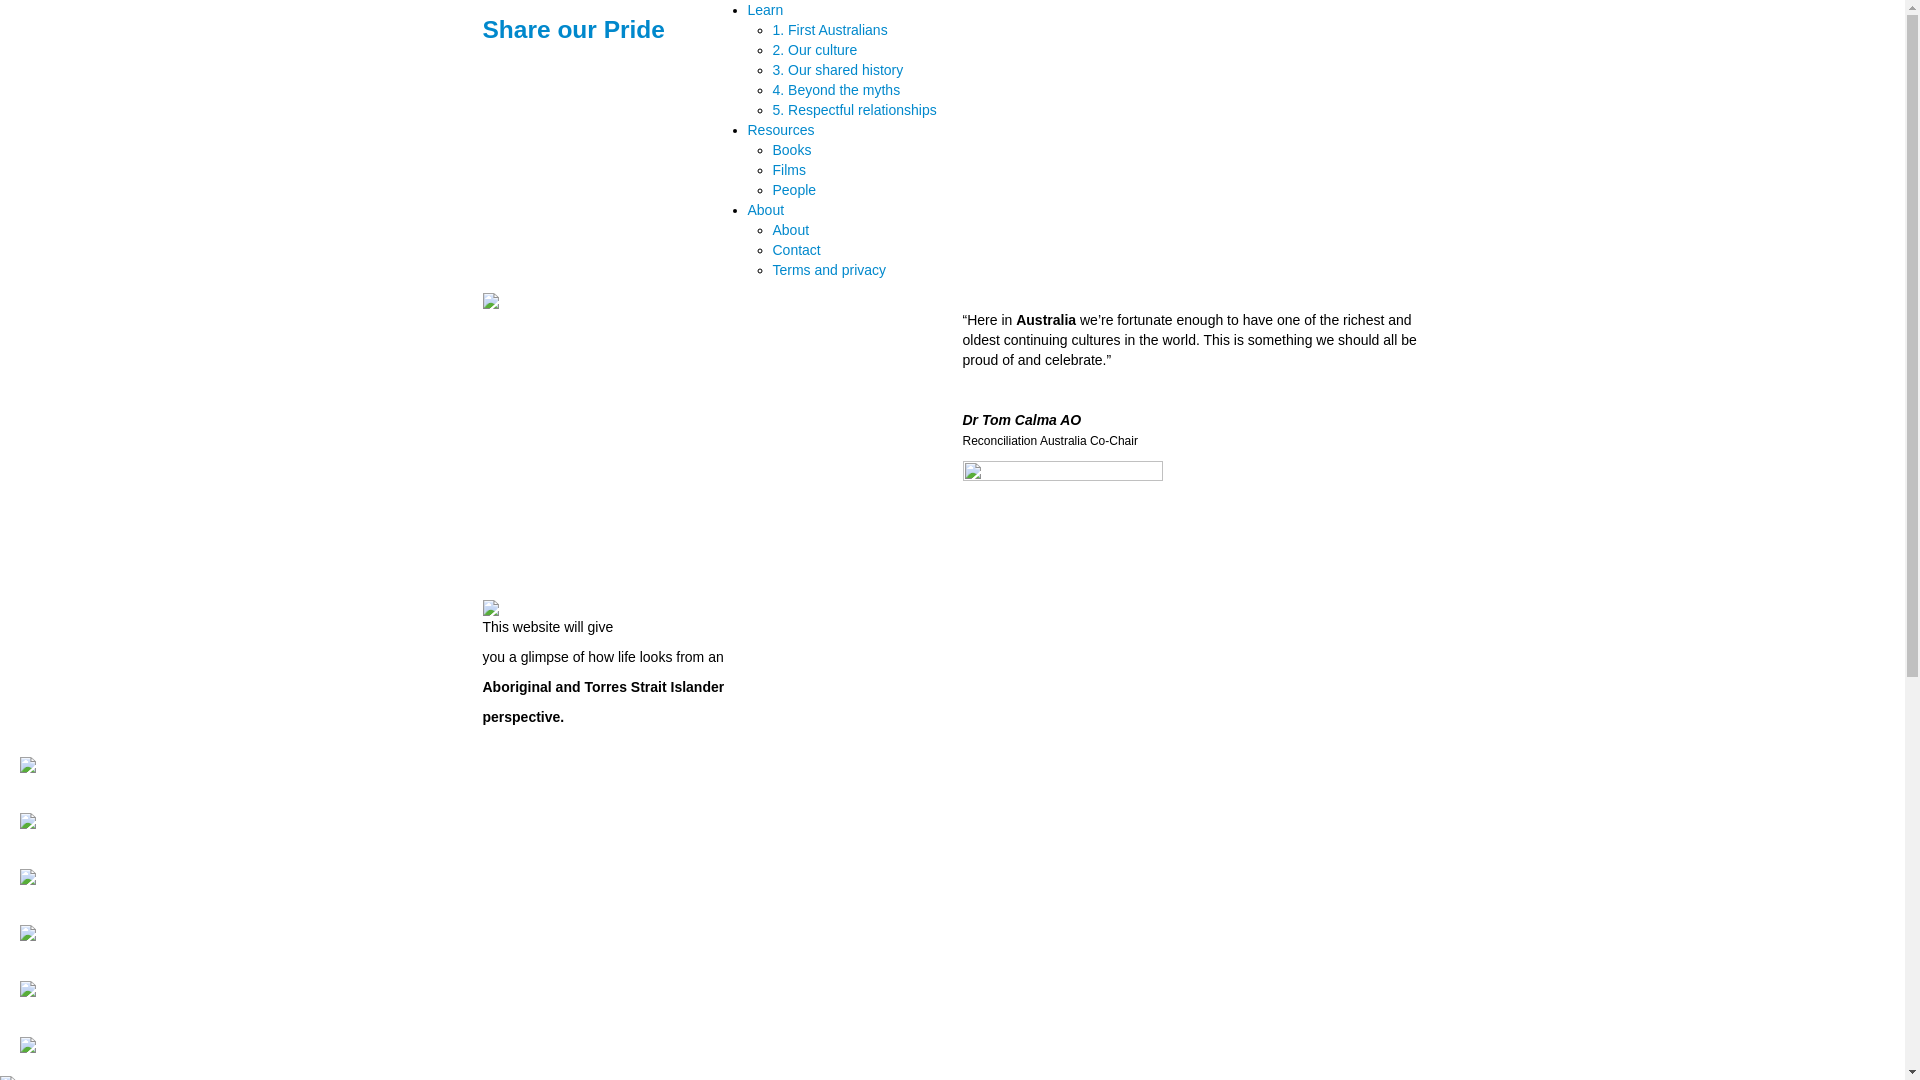 The image size is (1920, 1080). I want to click on 'Learn', so click(765, 10).